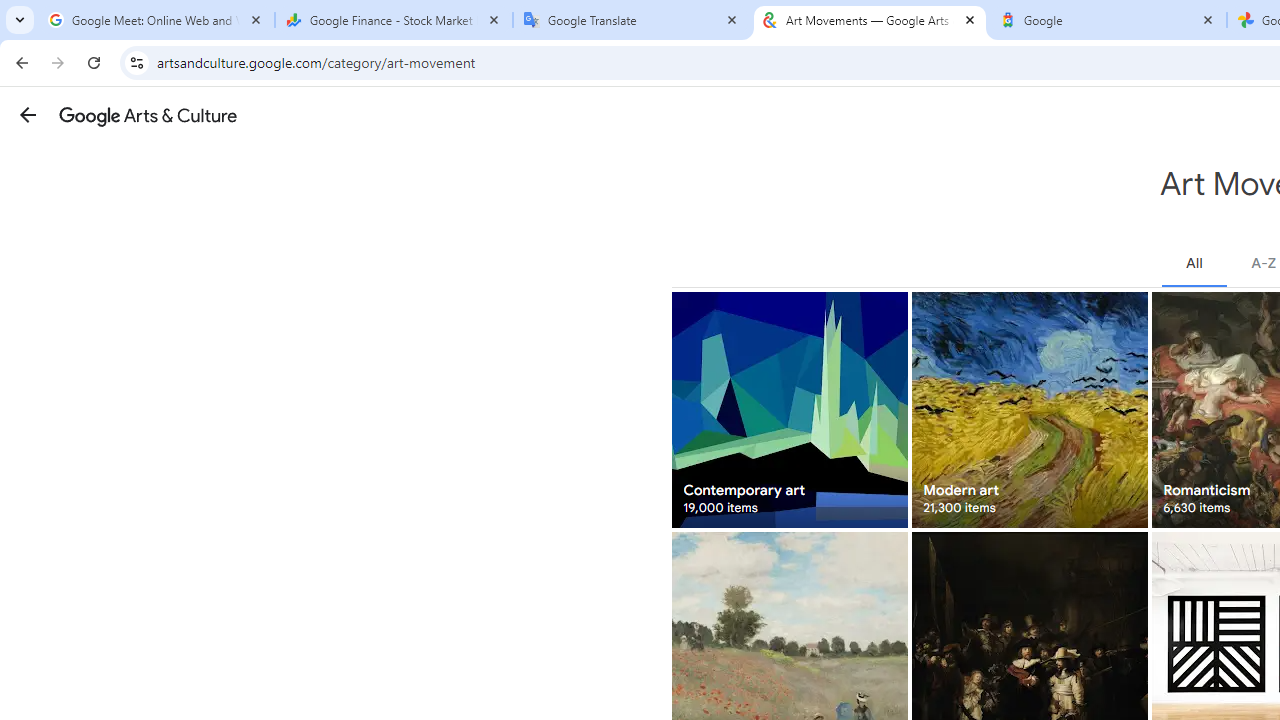  What do you see at coordinates (147, 115) in the screenshot?
I see `'Google Arts & Culture'` at bounding box center [147, 115].